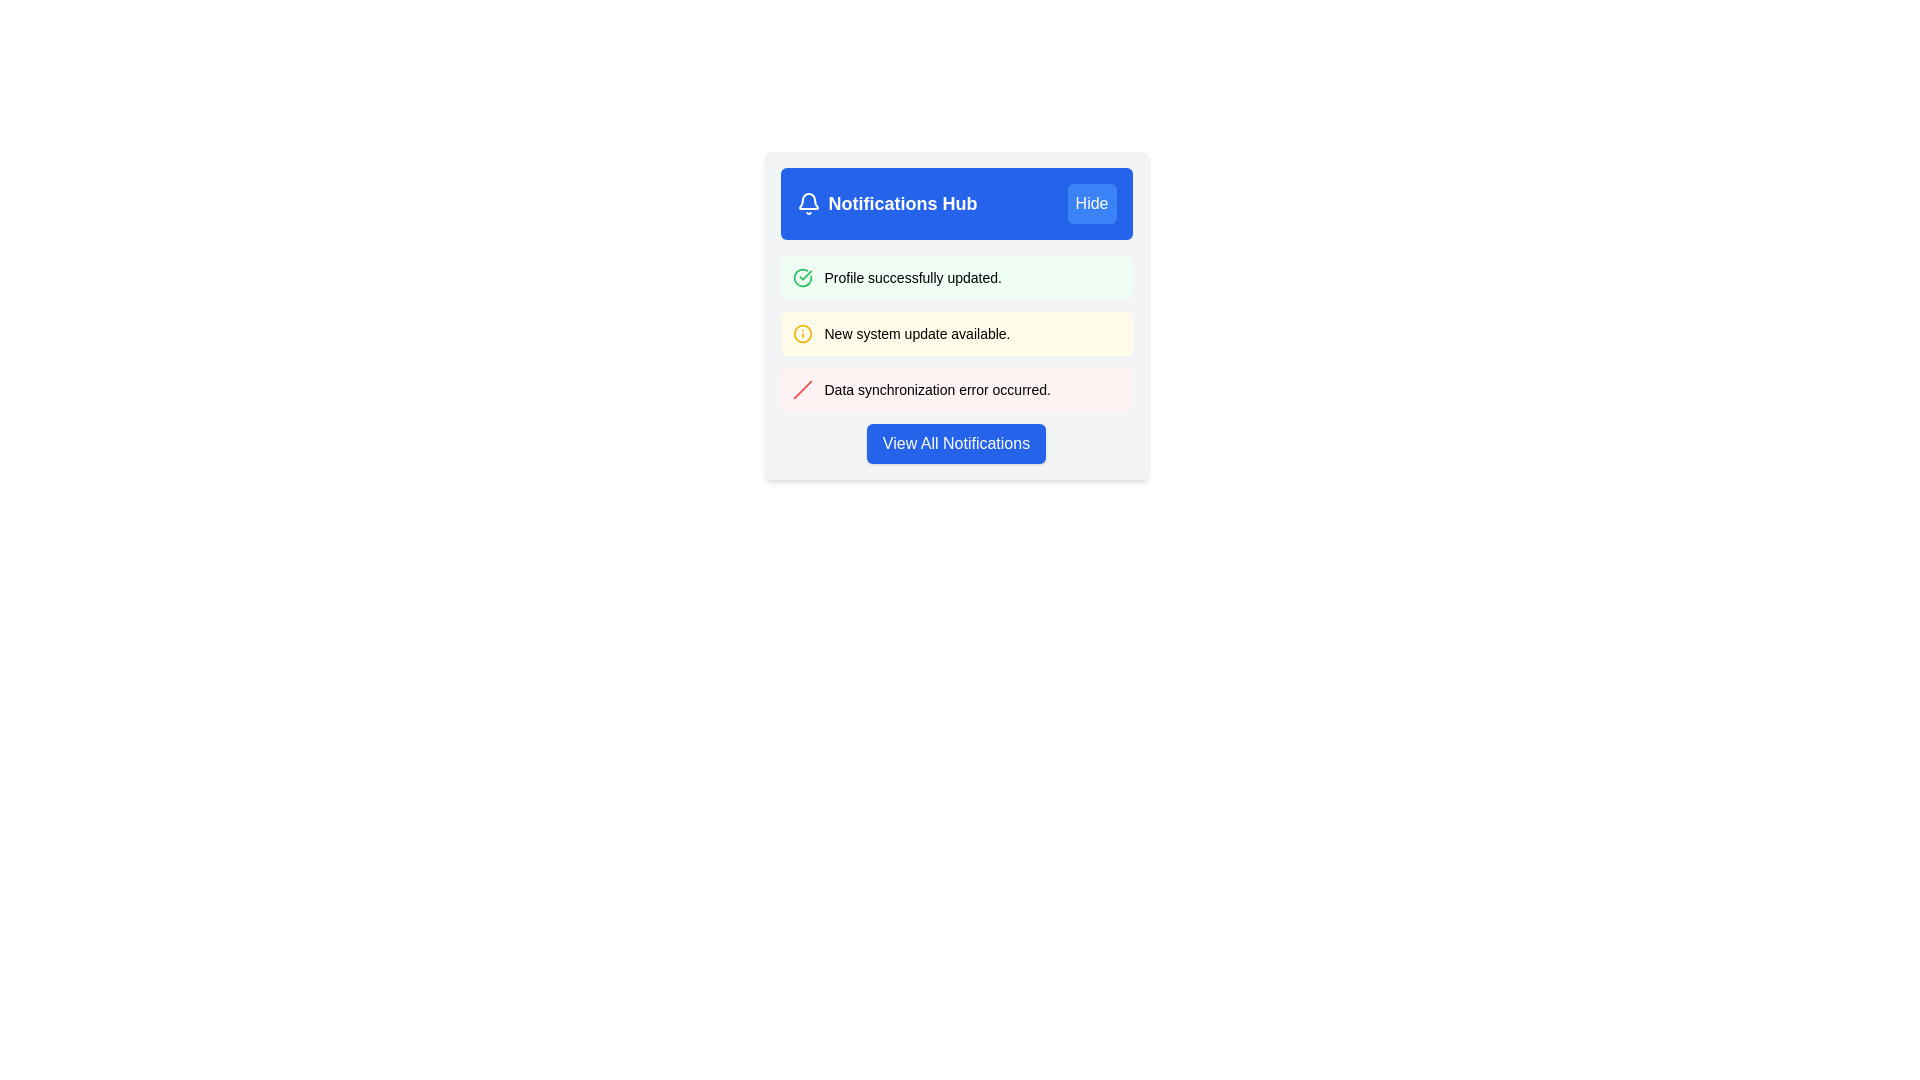 The image size is (1920, 1080). I want to click on the static text element that reads 'New system update available.' which is part of the notification list in the Notifications Hub, so click(916, 333).